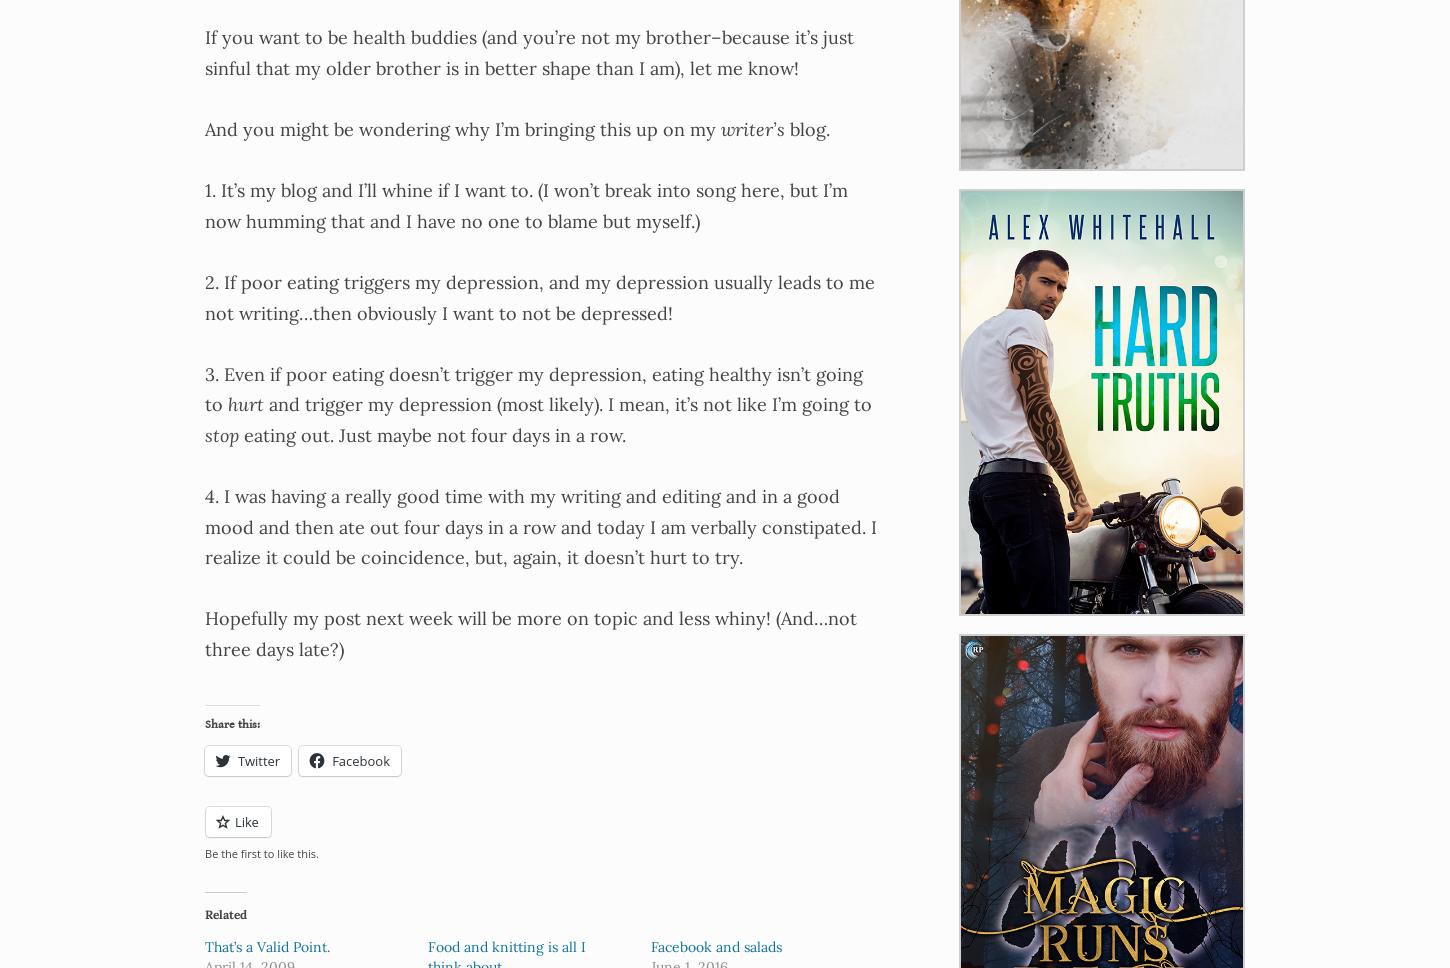  Describe the element at coordinates (719, 127) in the screenshot. I see `'writer’s'` at that location.